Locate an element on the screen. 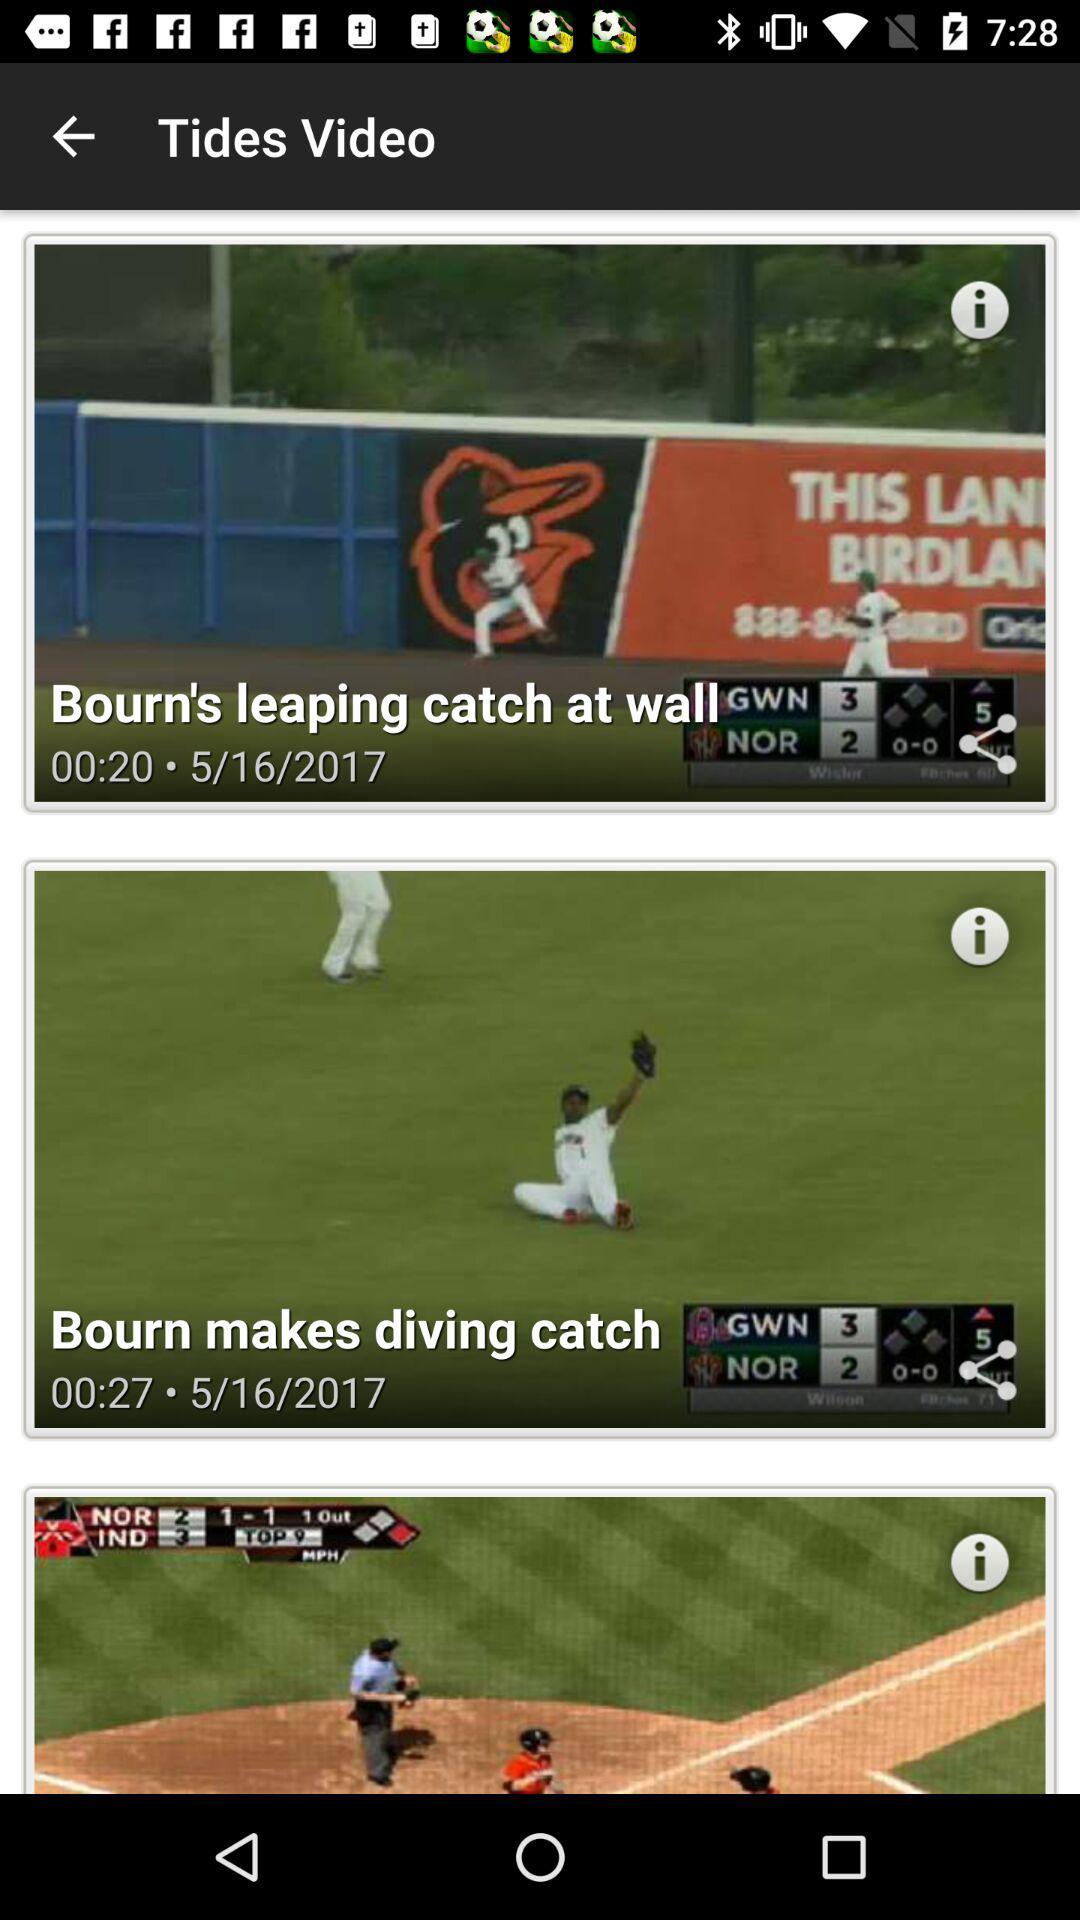 Image resolution: width=1080 pixels, height=1920 pixels. more info is located at coordinates (978, 1561).